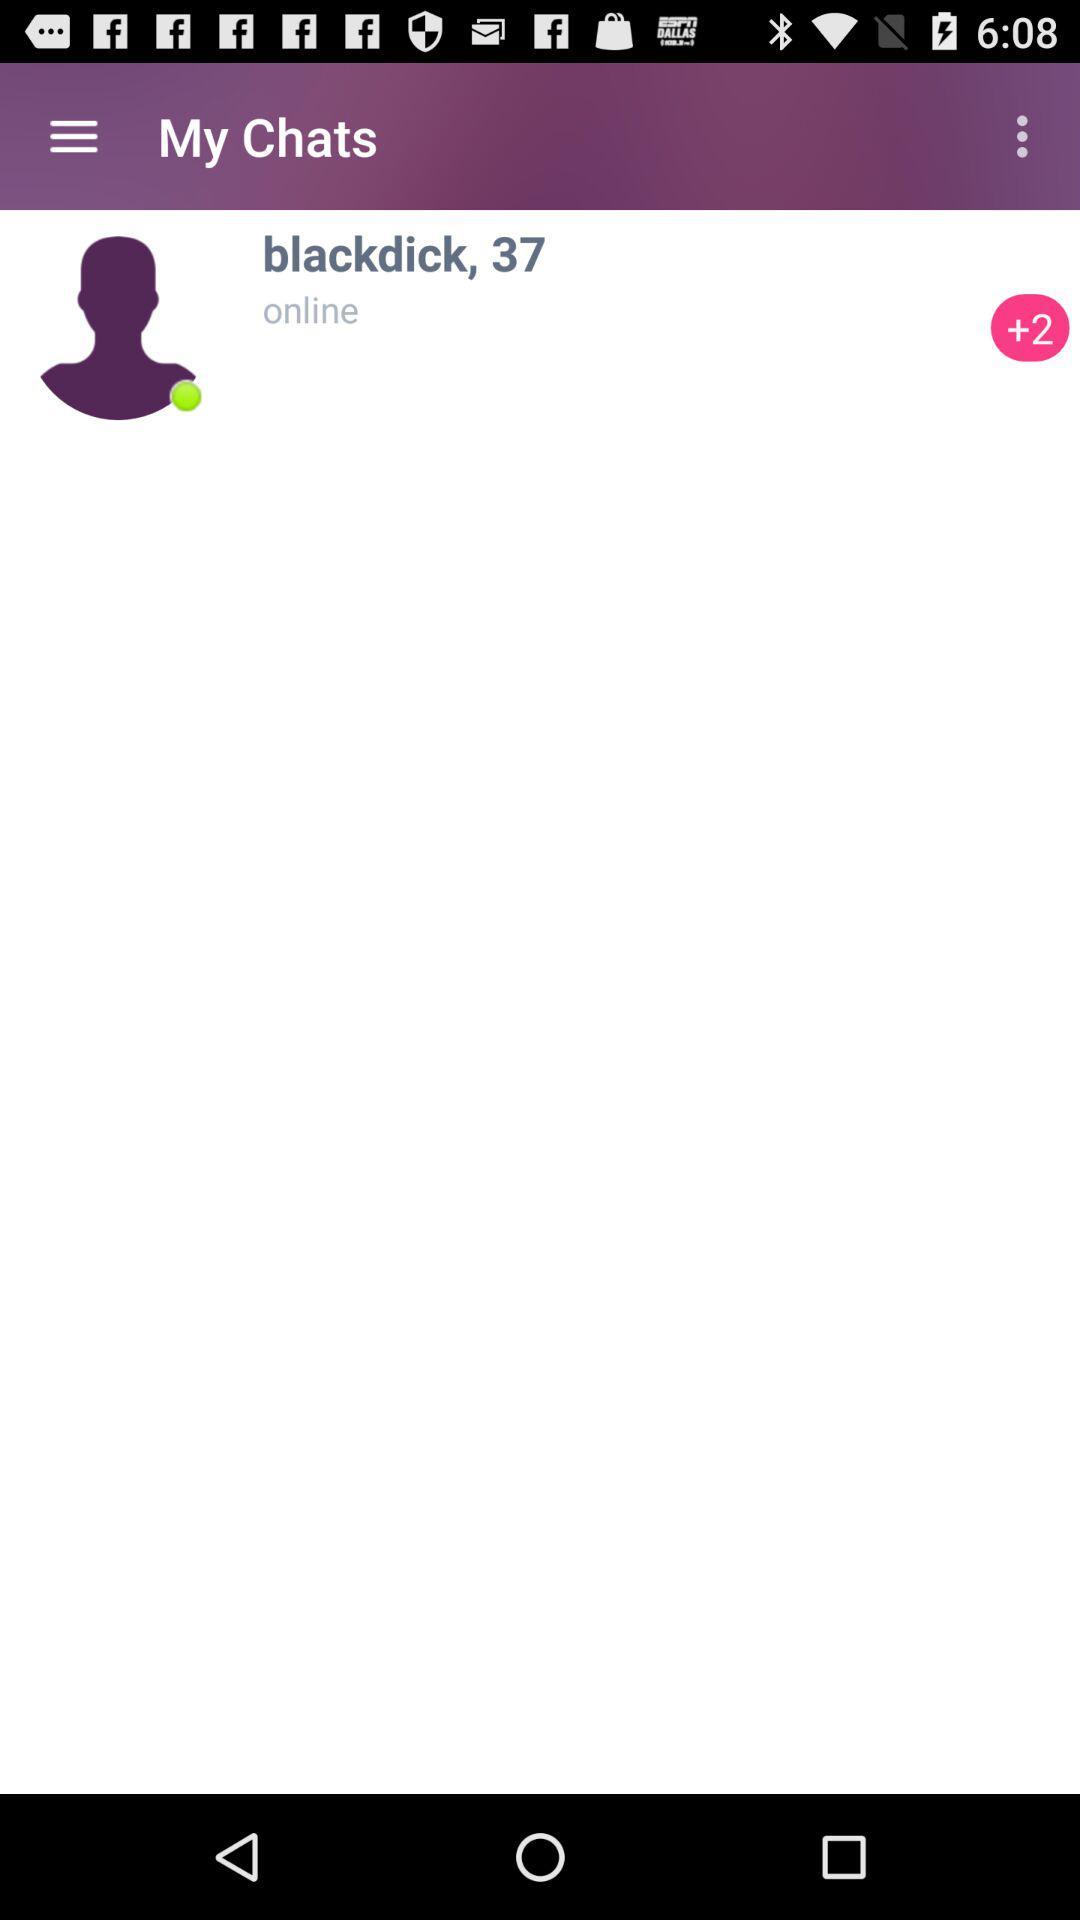  What do you see at coordinates (186, 396) in the screenshot?
I see `item to the left of +2` at bounding box center [186, 396].